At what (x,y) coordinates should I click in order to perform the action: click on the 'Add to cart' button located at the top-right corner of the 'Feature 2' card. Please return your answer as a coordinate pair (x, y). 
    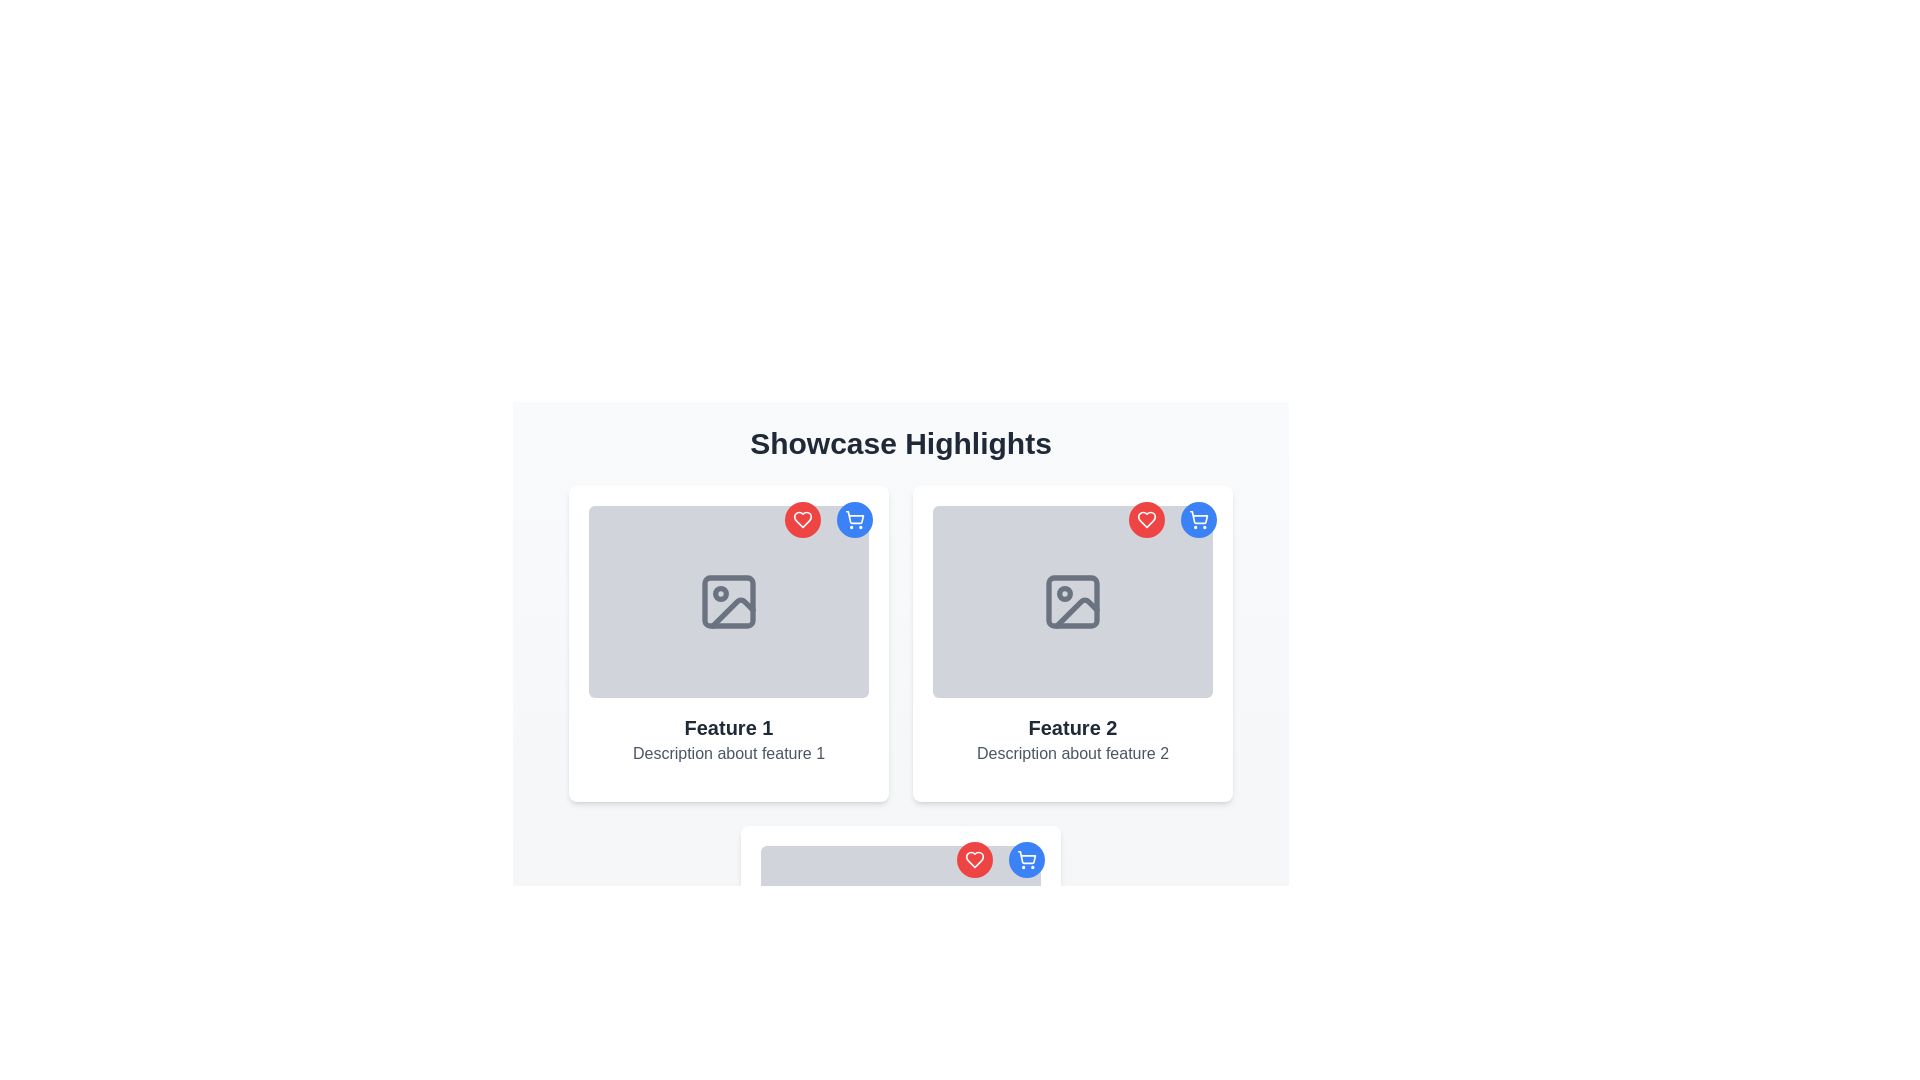
    Looking at the image, I should click on (1199, 519).